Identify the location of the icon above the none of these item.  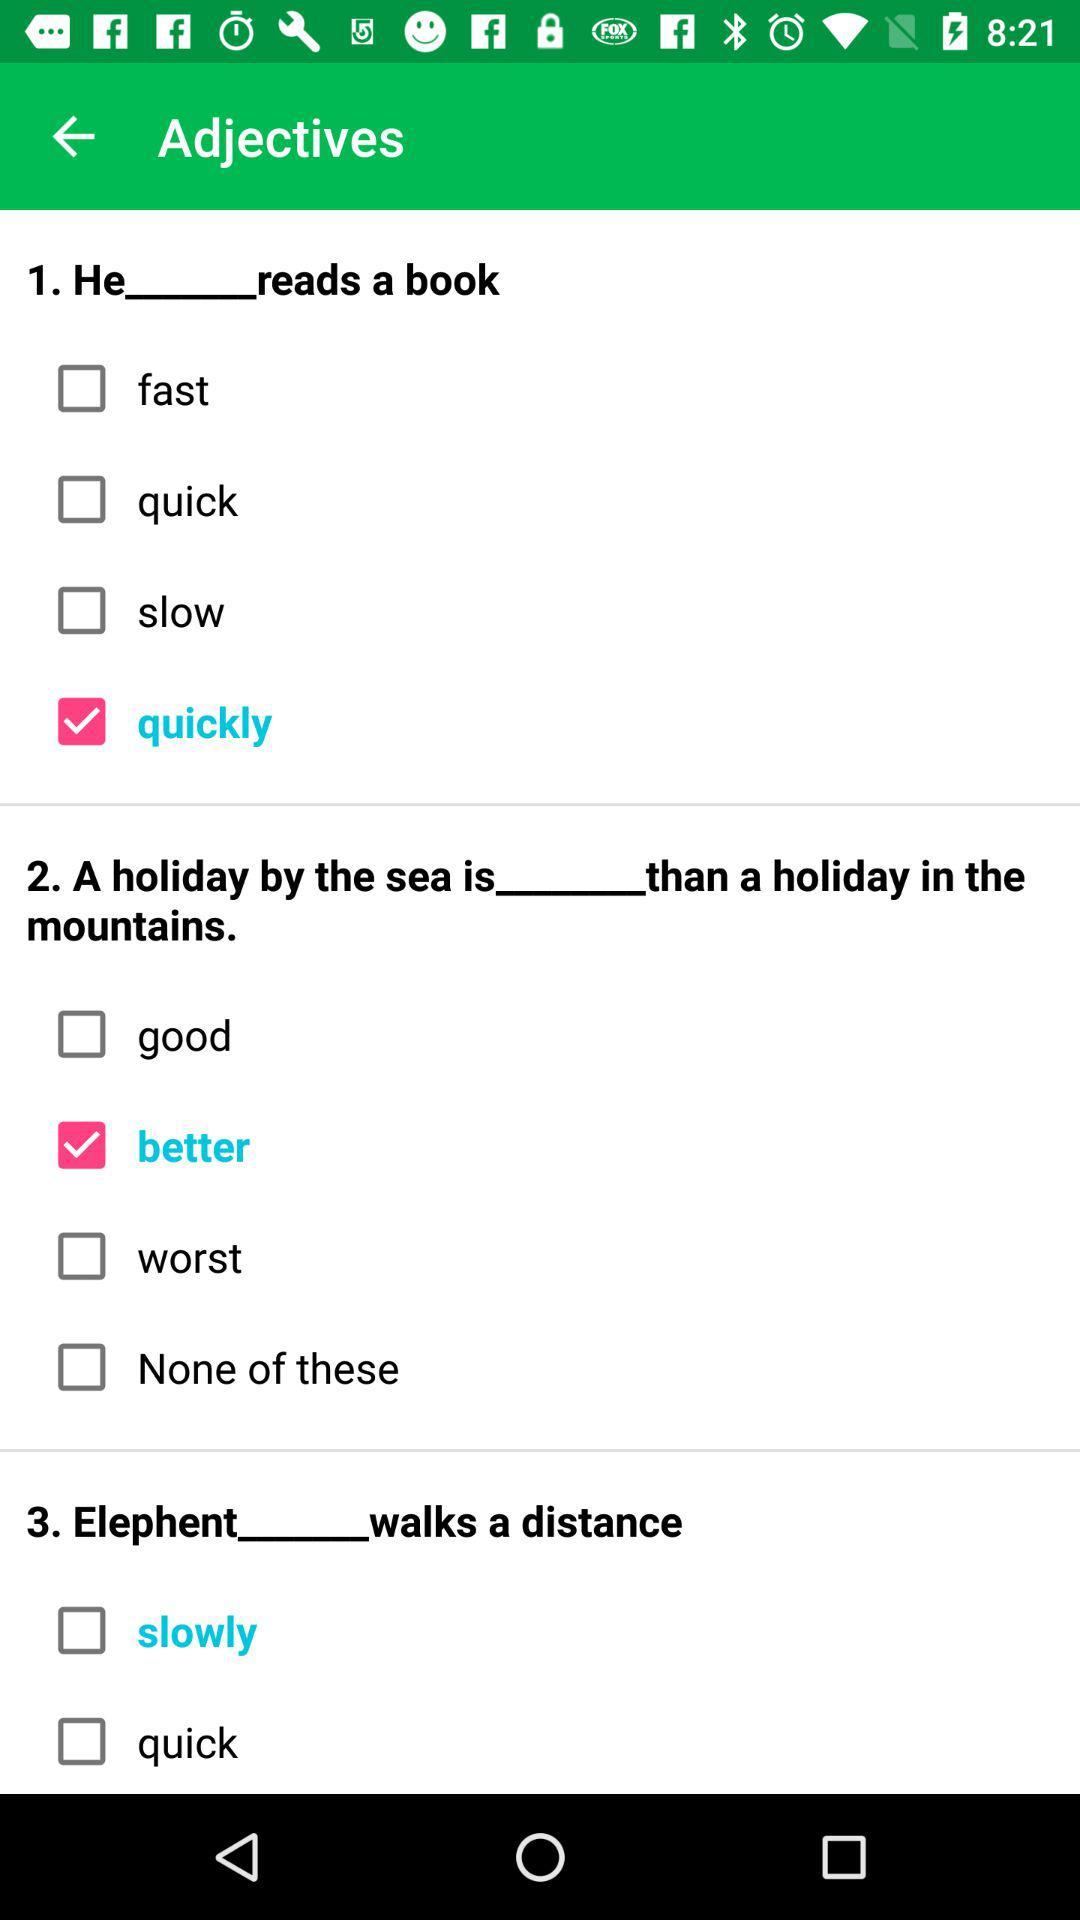
(587, 1255).